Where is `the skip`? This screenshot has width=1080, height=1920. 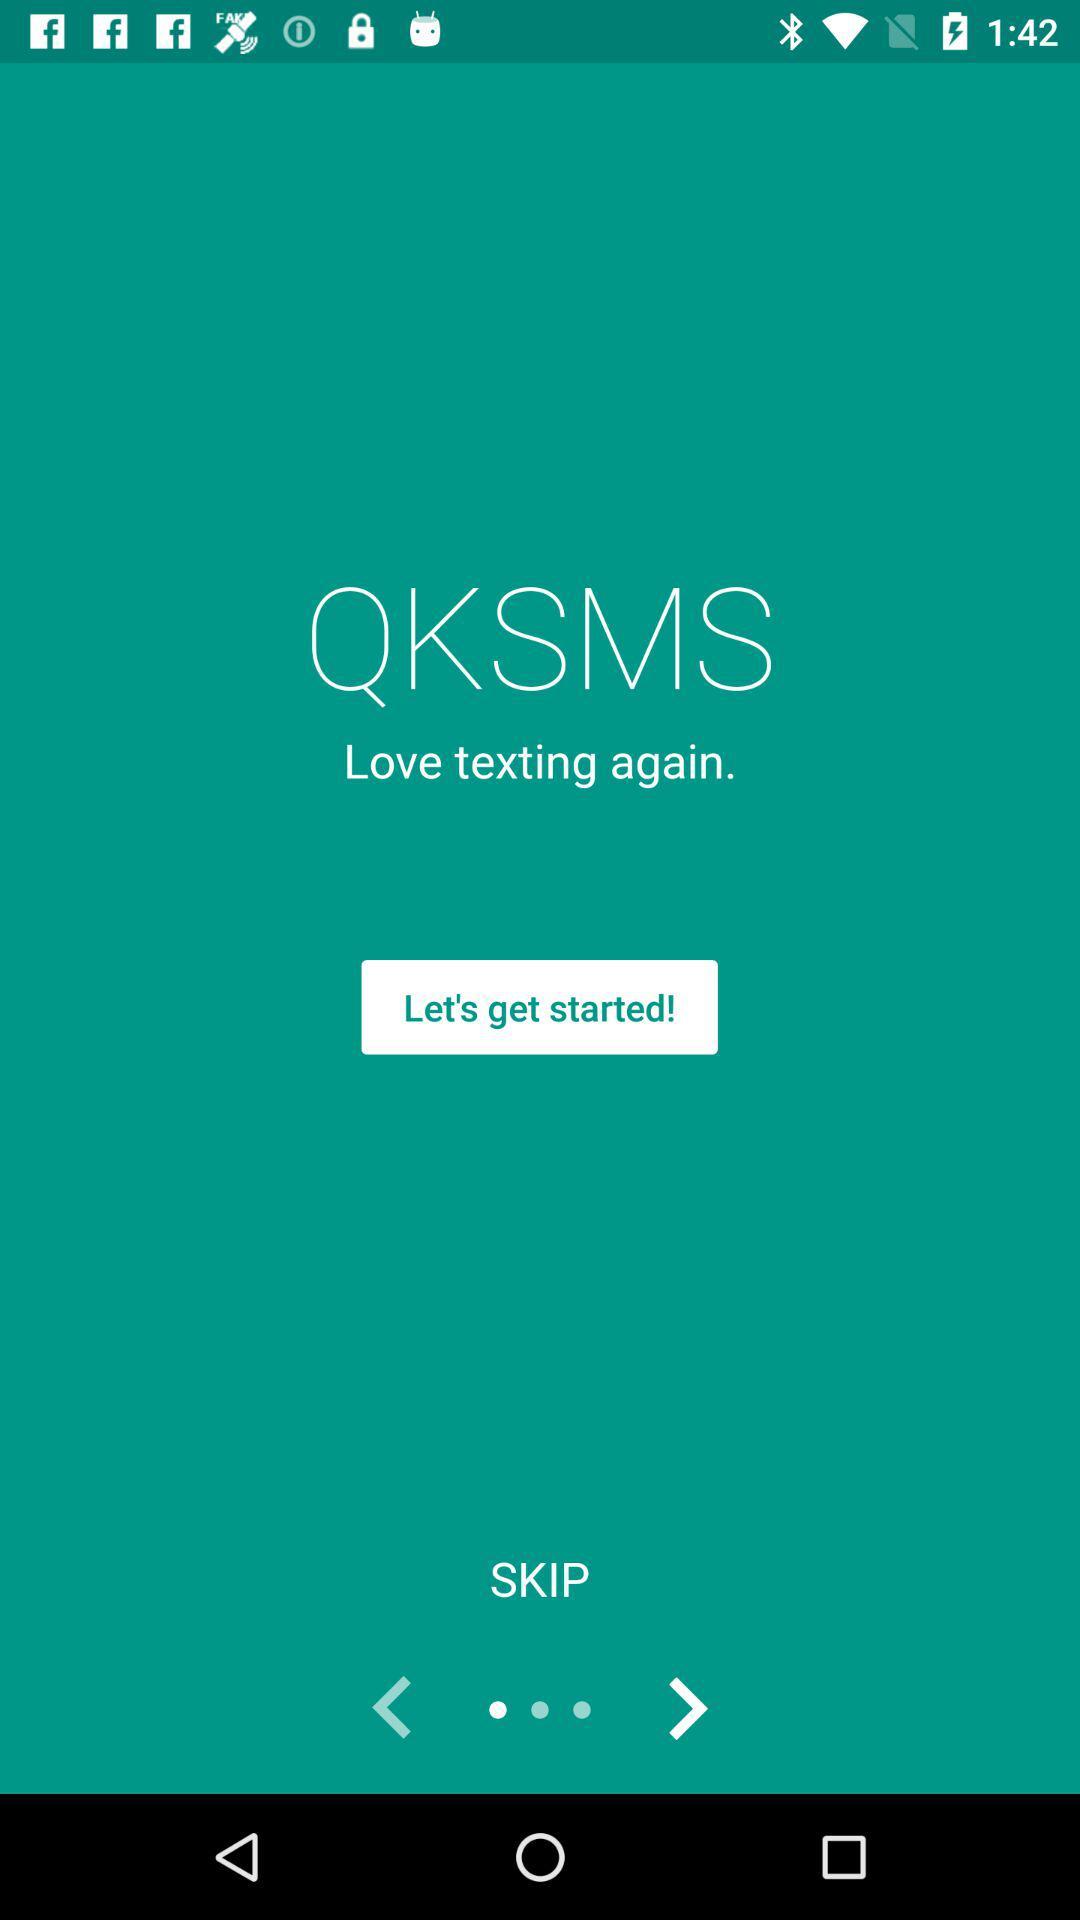 the skip is located at coordinates (540, 1577).